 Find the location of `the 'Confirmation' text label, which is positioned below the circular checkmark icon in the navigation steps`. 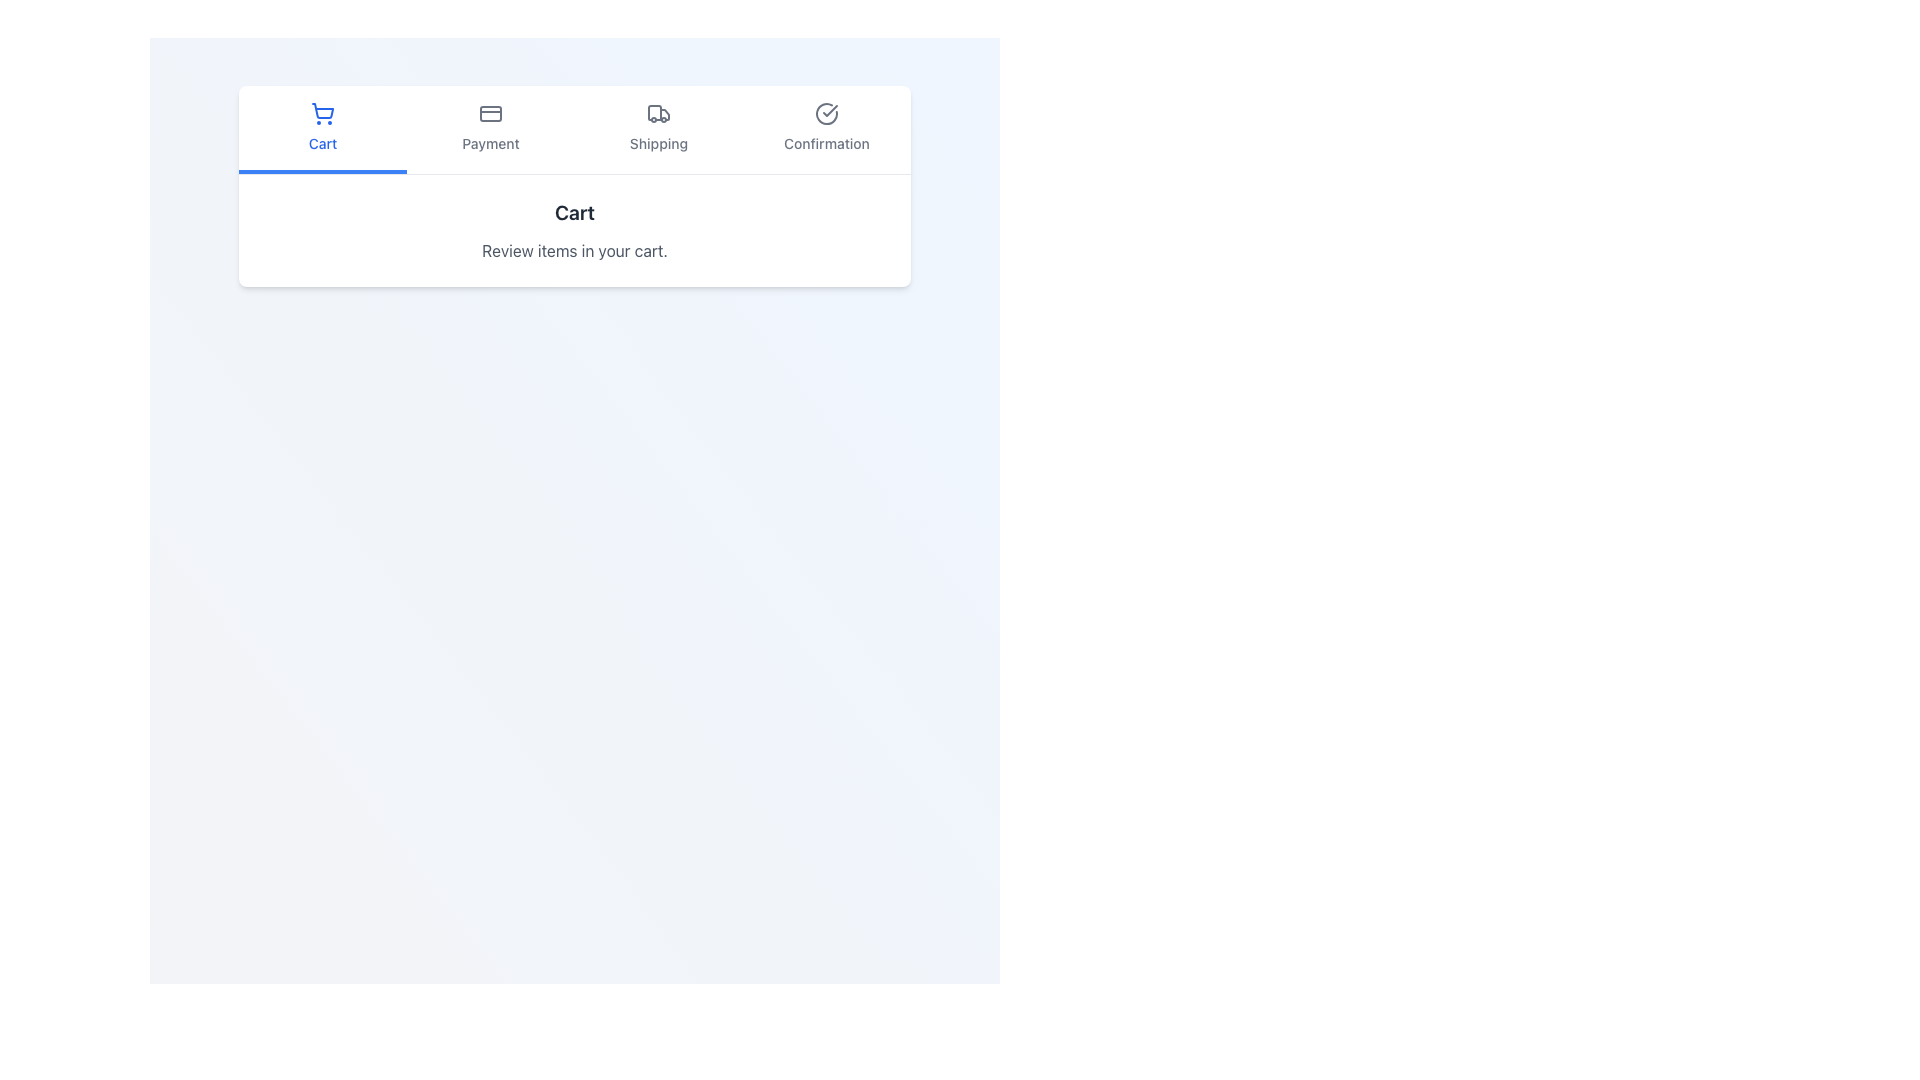

the 'Confirmation' text label, which is positioned below the circular checkmark icon in the navigation steps is located at coordinates (826, 142).